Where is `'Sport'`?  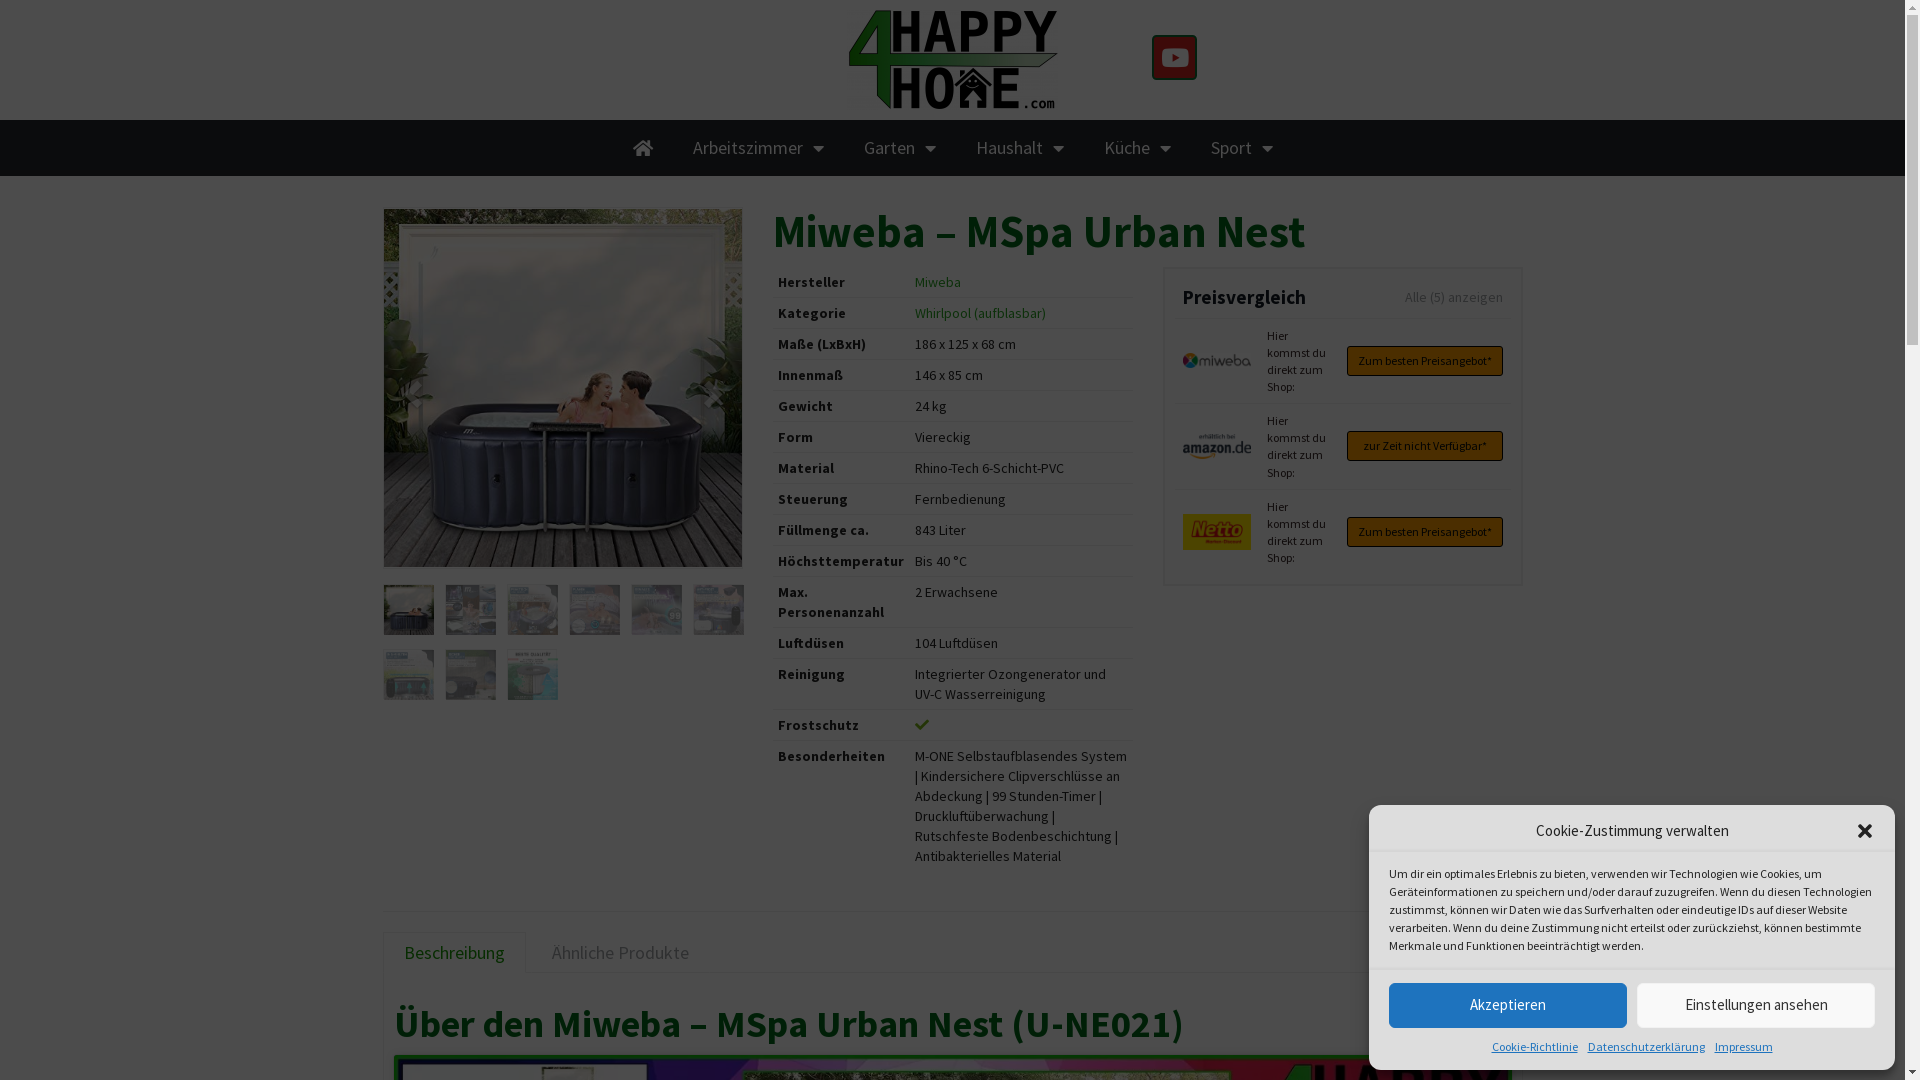 'Sport' is located at coordinates (1240, 146).